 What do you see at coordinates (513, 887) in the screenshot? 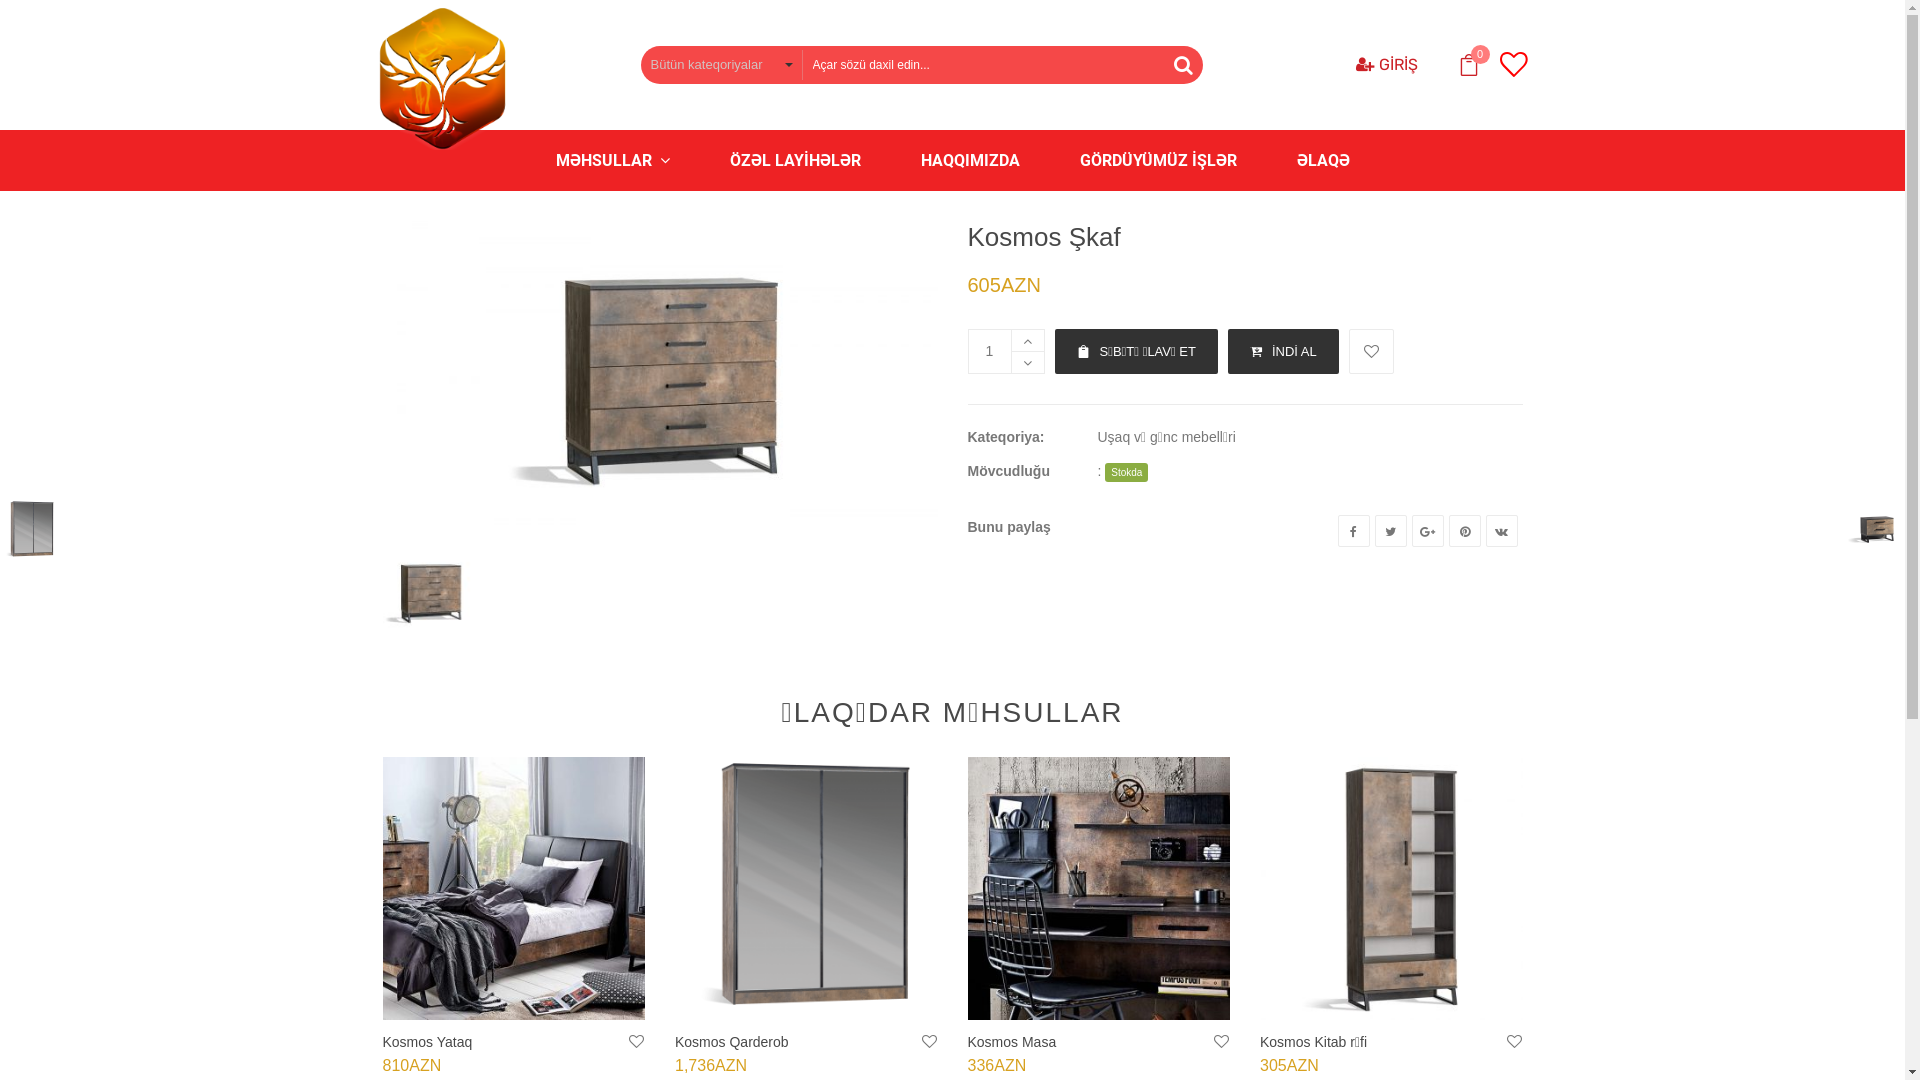
I see `'Kosmos Yataq'` at bounding box center [513, 887].